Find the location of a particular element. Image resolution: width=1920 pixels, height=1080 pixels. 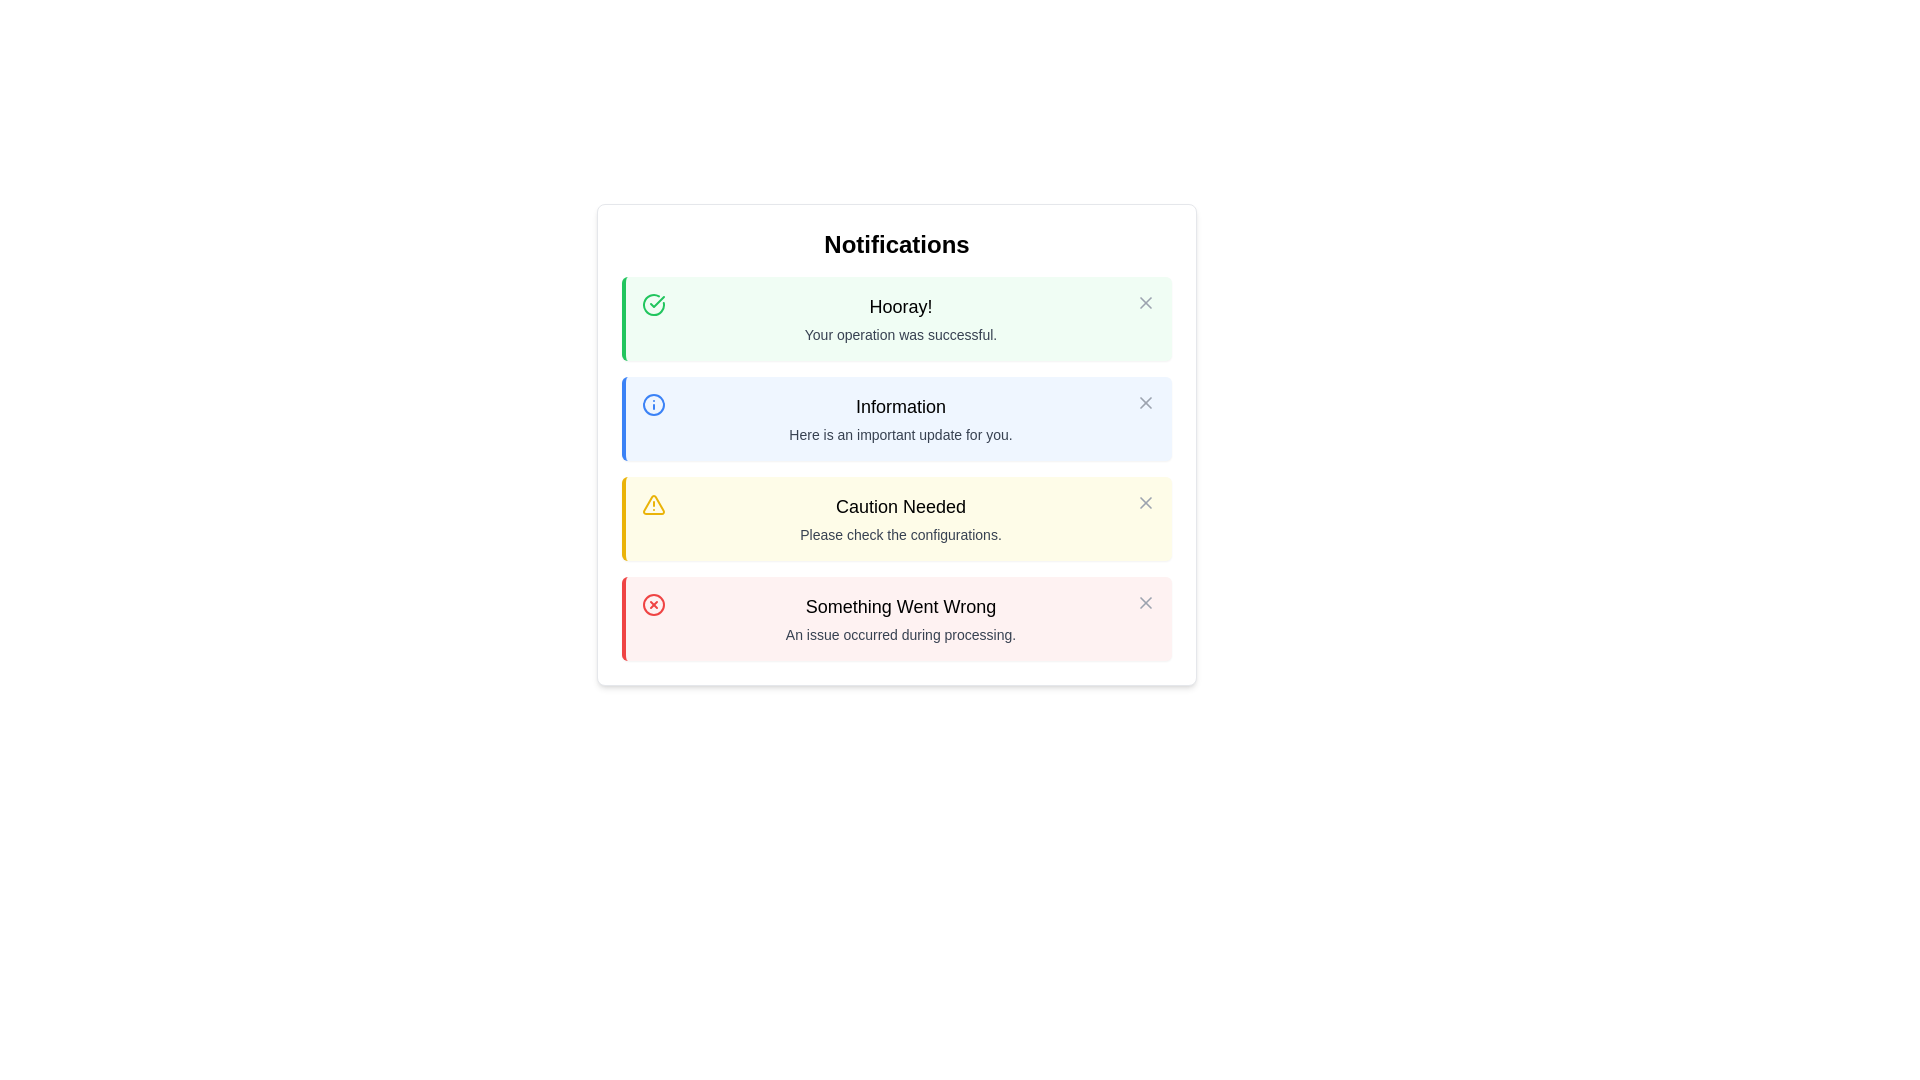

the static text 'Hooray!' which is styled with a medium font weight and large size, located within the first notification box of the 'Notifications' section, centered between the green checkmark icon and the close button is located at coordinates (900, 307).